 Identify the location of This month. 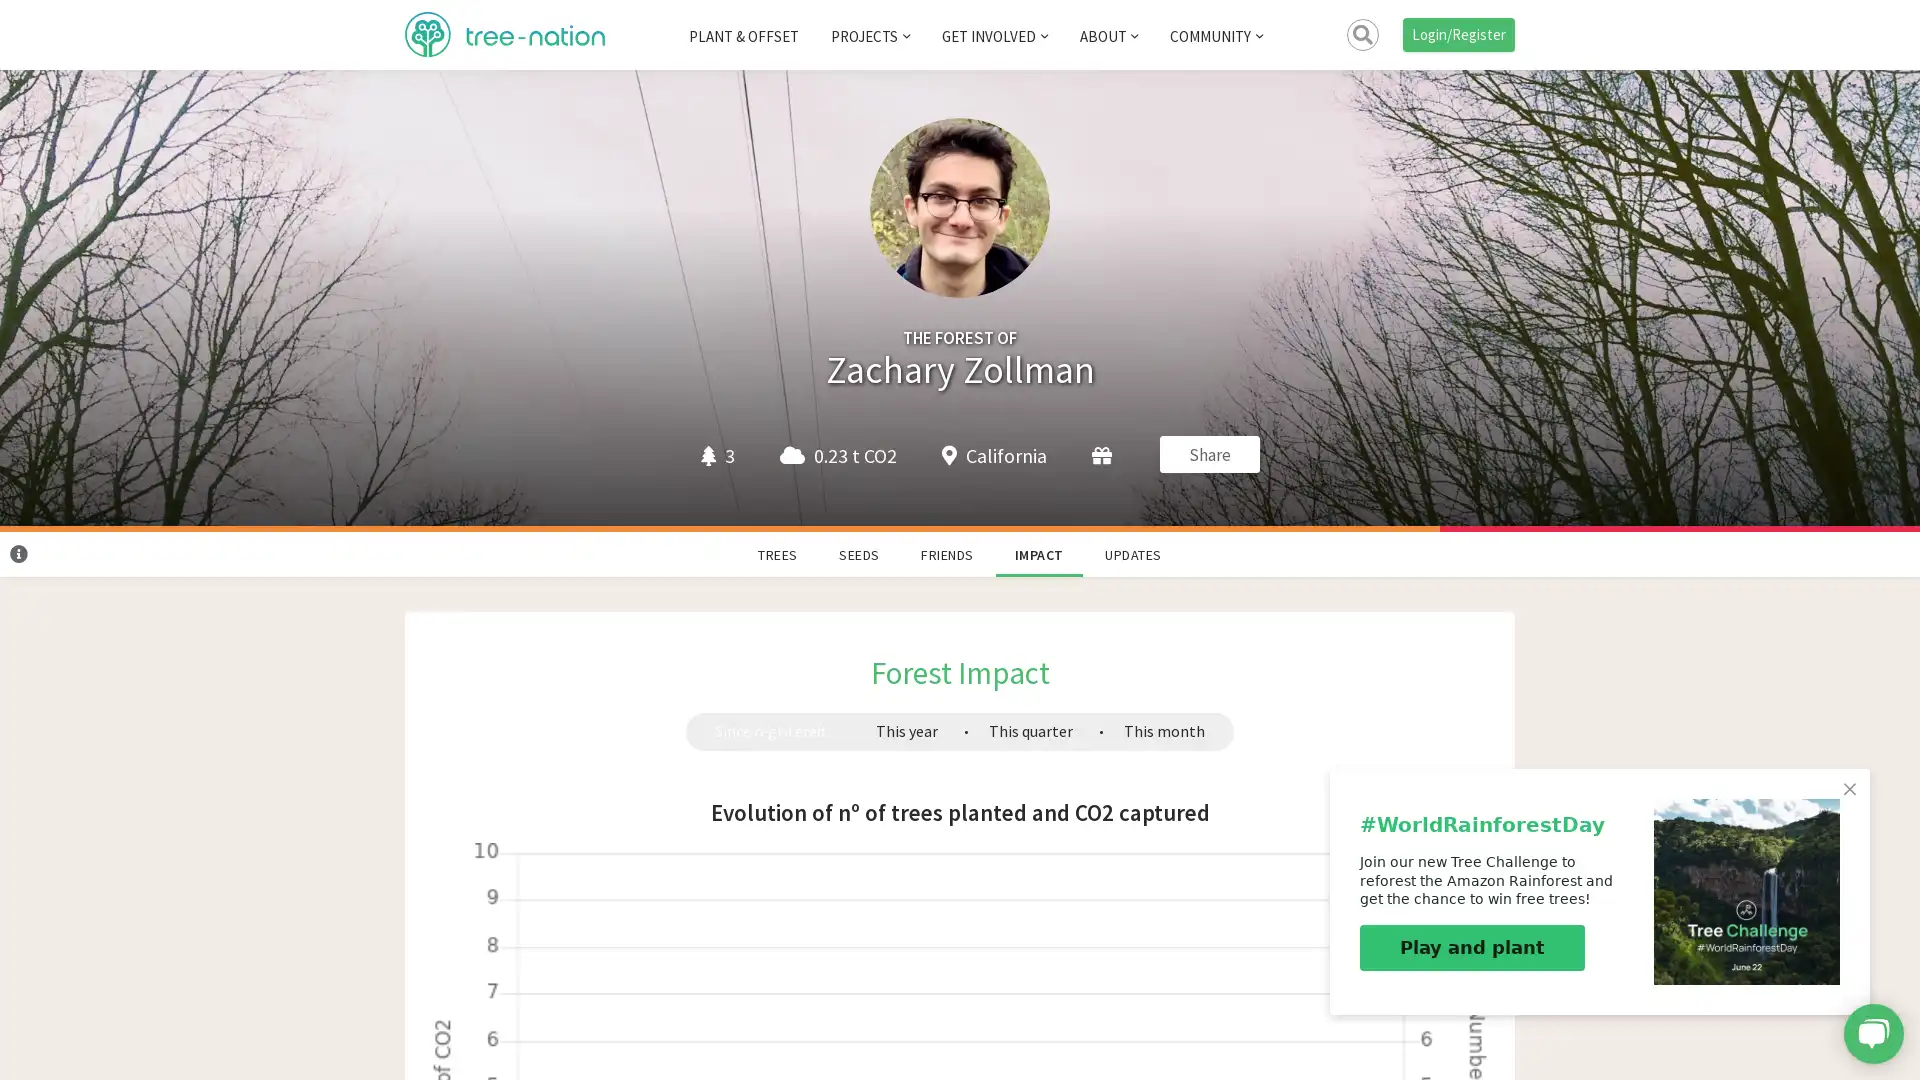
(1163, 731).